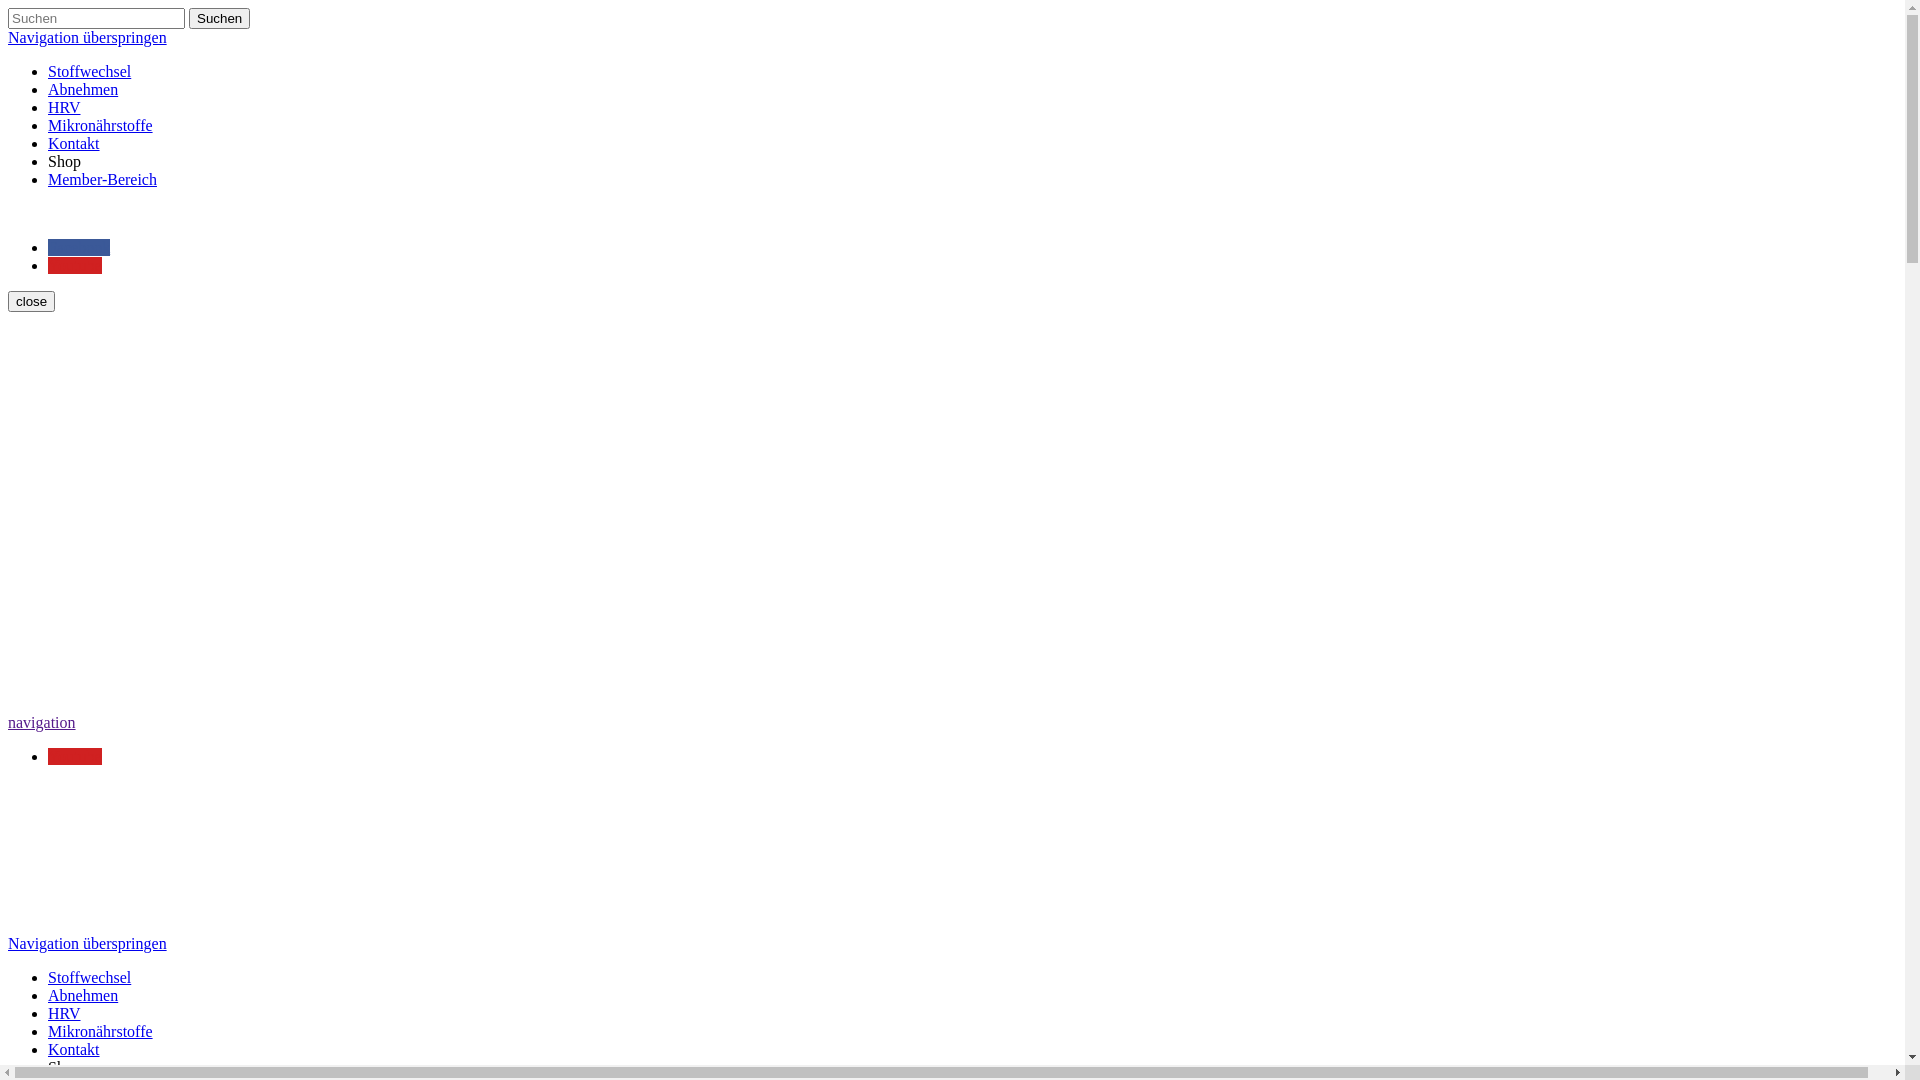 Image resolution: width=1920 pixels, height=1080 pixels. Describe the element at coordinates (101, 178) in the screenshot. I see `'Member-Bereich'` at that location.